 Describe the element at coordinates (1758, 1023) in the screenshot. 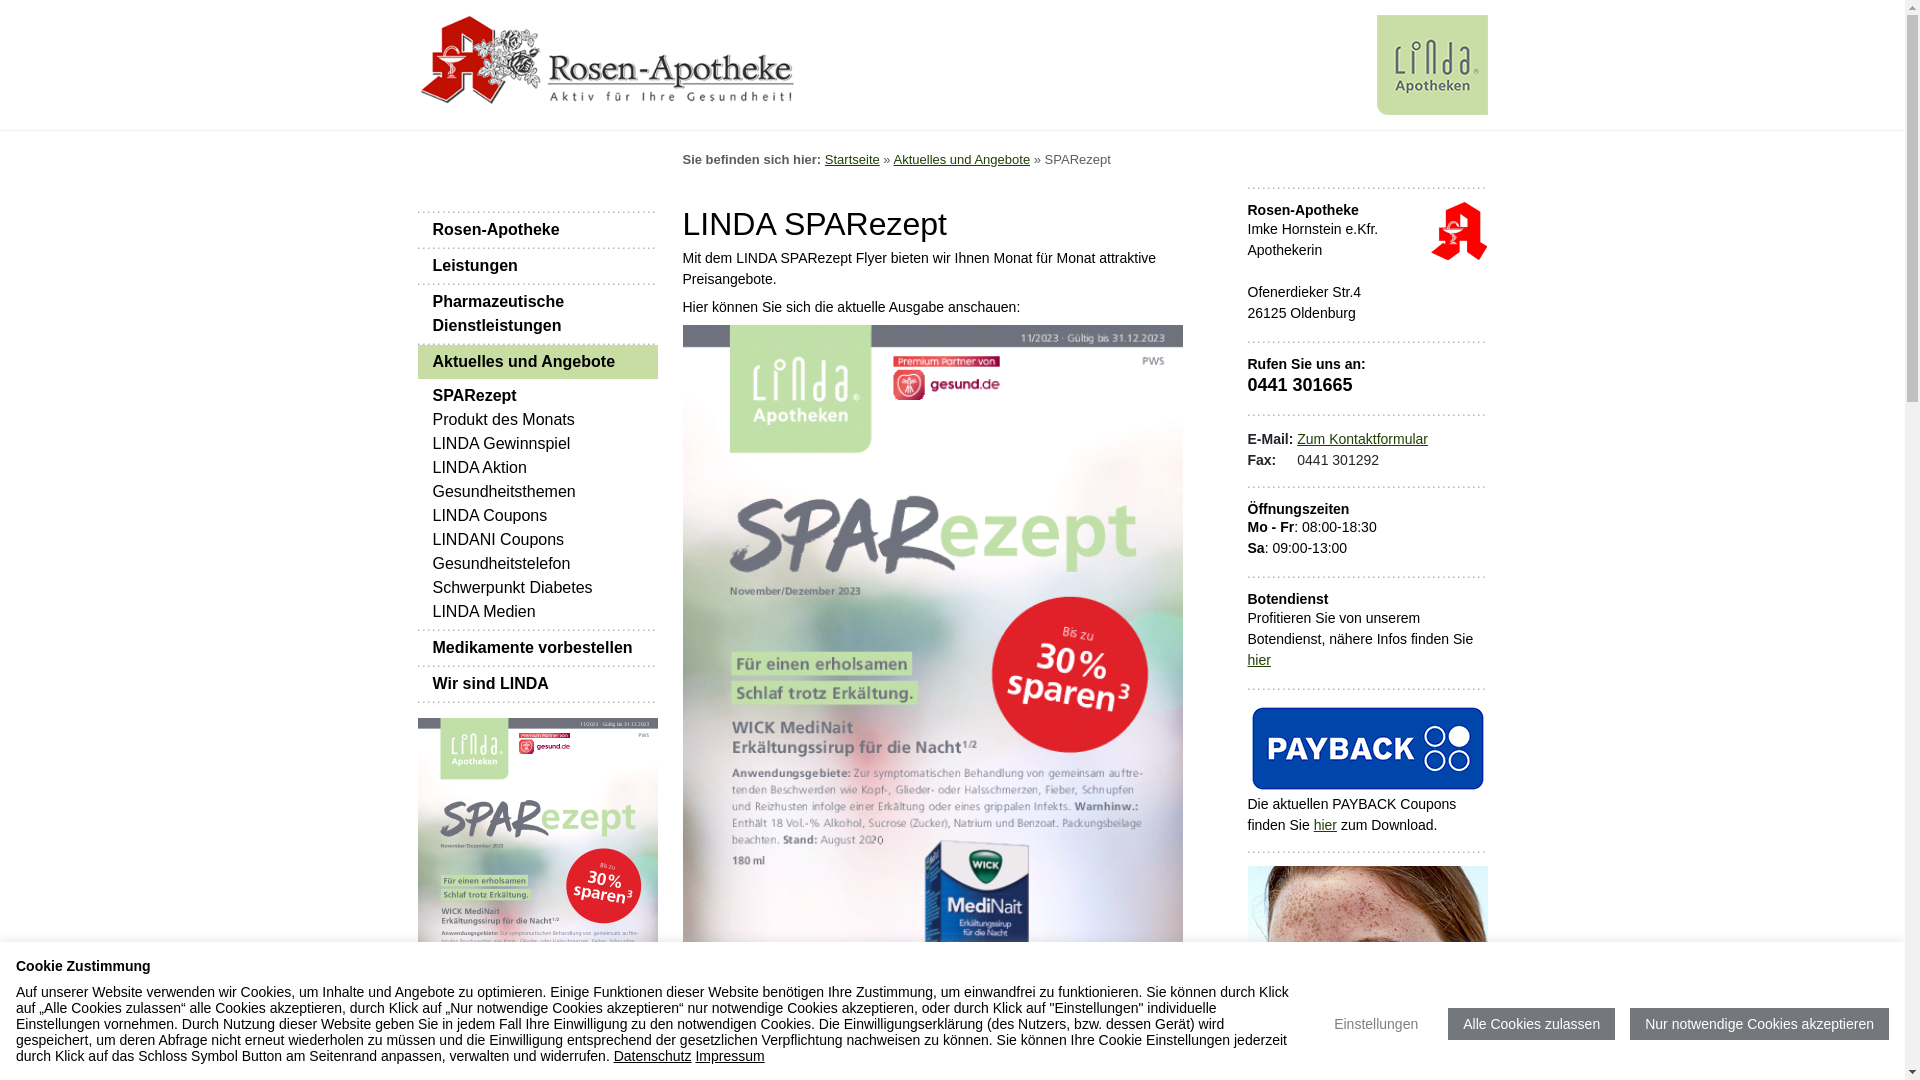

I see `'Nur notwendige Cookies akzeptieren'` at that location.